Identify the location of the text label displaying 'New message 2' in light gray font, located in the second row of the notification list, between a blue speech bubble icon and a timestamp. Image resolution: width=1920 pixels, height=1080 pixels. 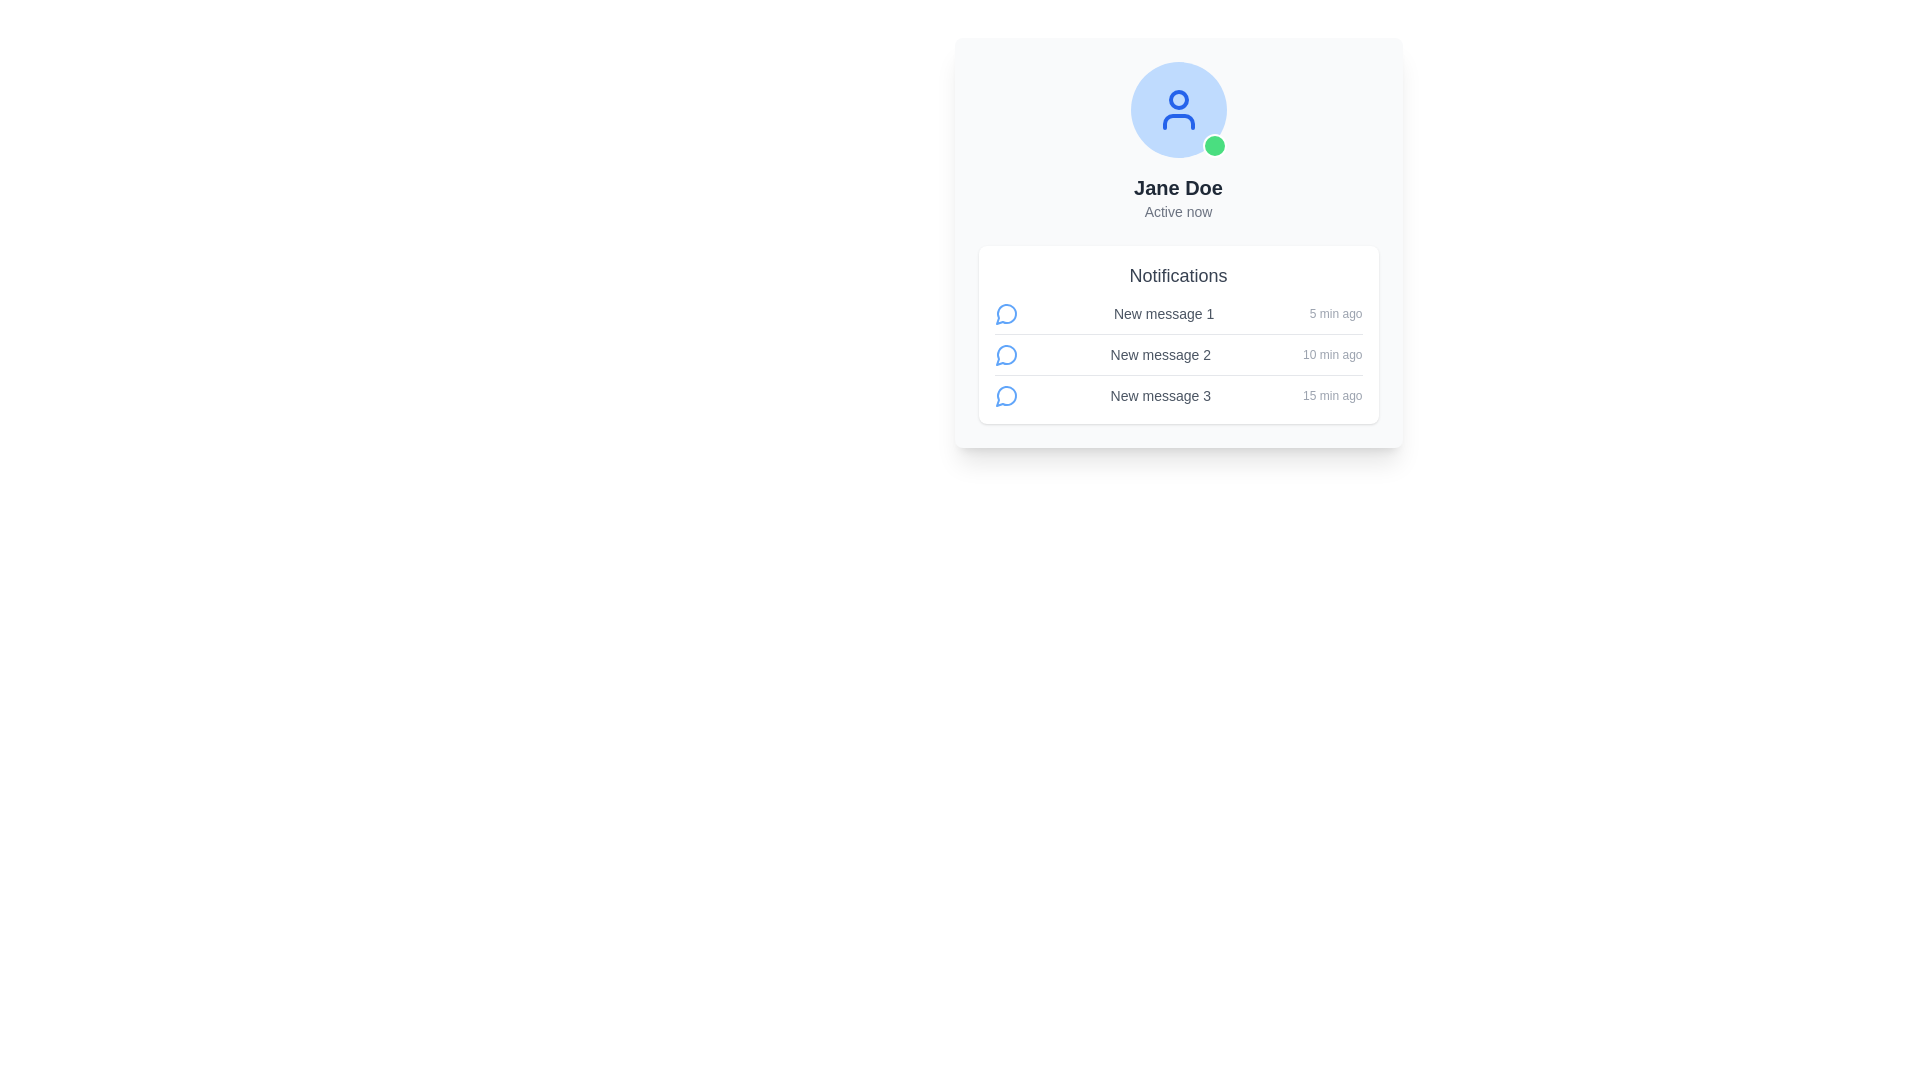
(1160, 353).